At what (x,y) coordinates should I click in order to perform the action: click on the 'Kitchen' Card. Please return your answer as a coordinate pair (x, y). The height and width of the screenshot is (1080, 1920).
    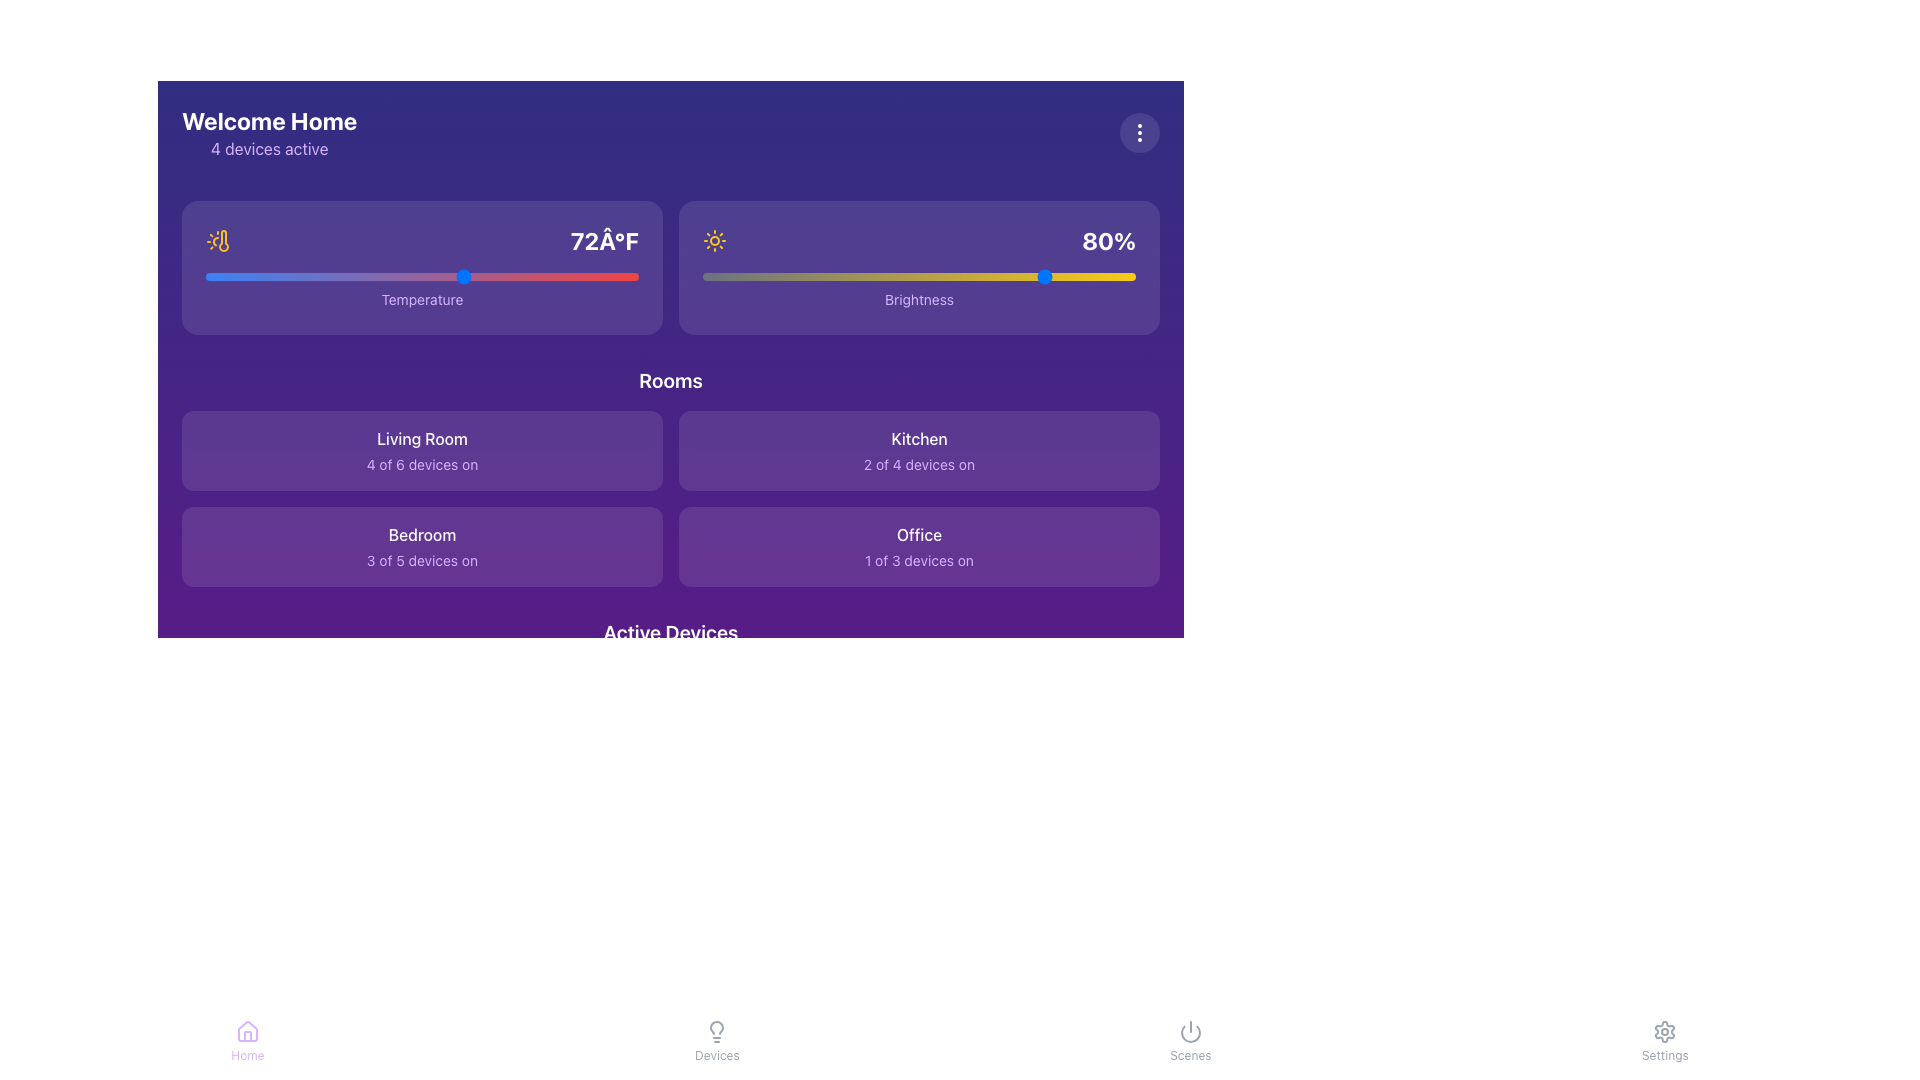
    Looking at the image, I should click on (918, 451).